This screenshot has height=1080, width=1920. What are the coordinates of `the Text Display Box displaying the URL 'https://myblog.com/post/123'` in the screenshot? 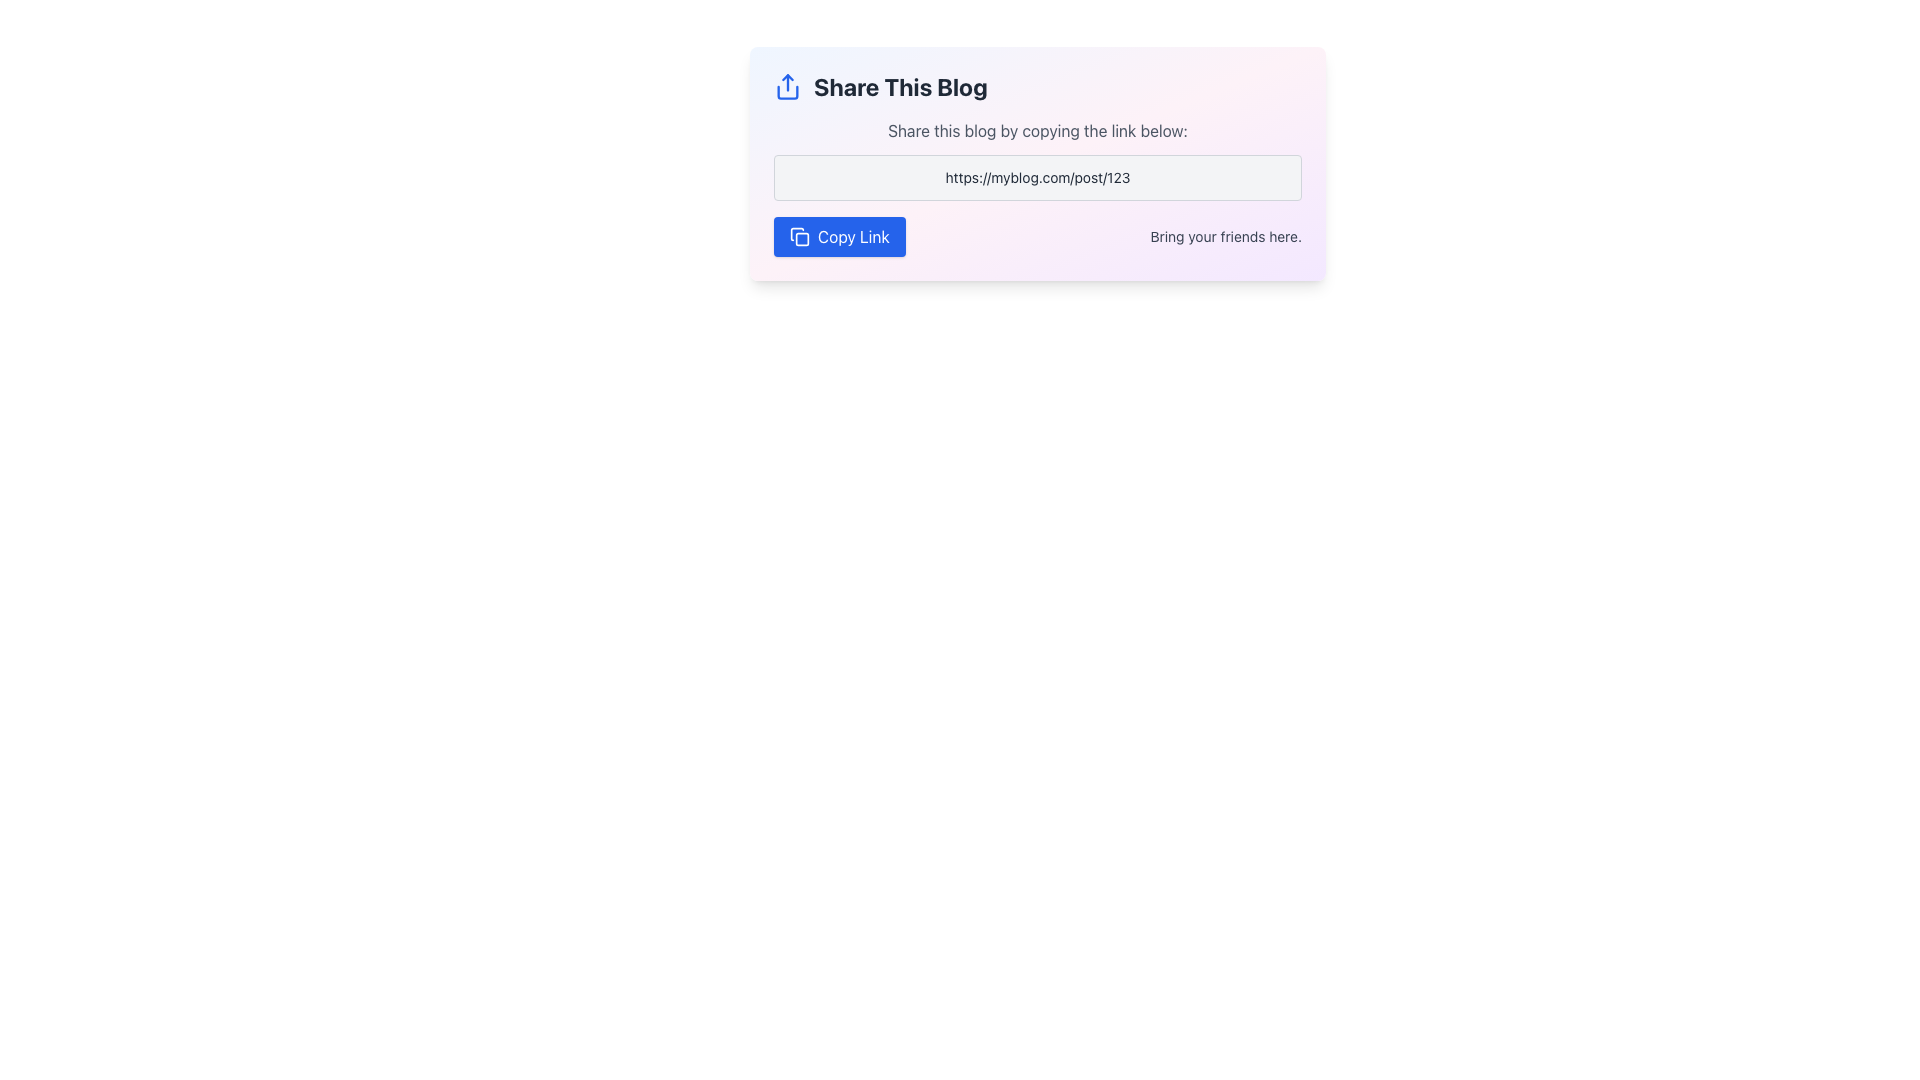 It's located at (1037, 176).